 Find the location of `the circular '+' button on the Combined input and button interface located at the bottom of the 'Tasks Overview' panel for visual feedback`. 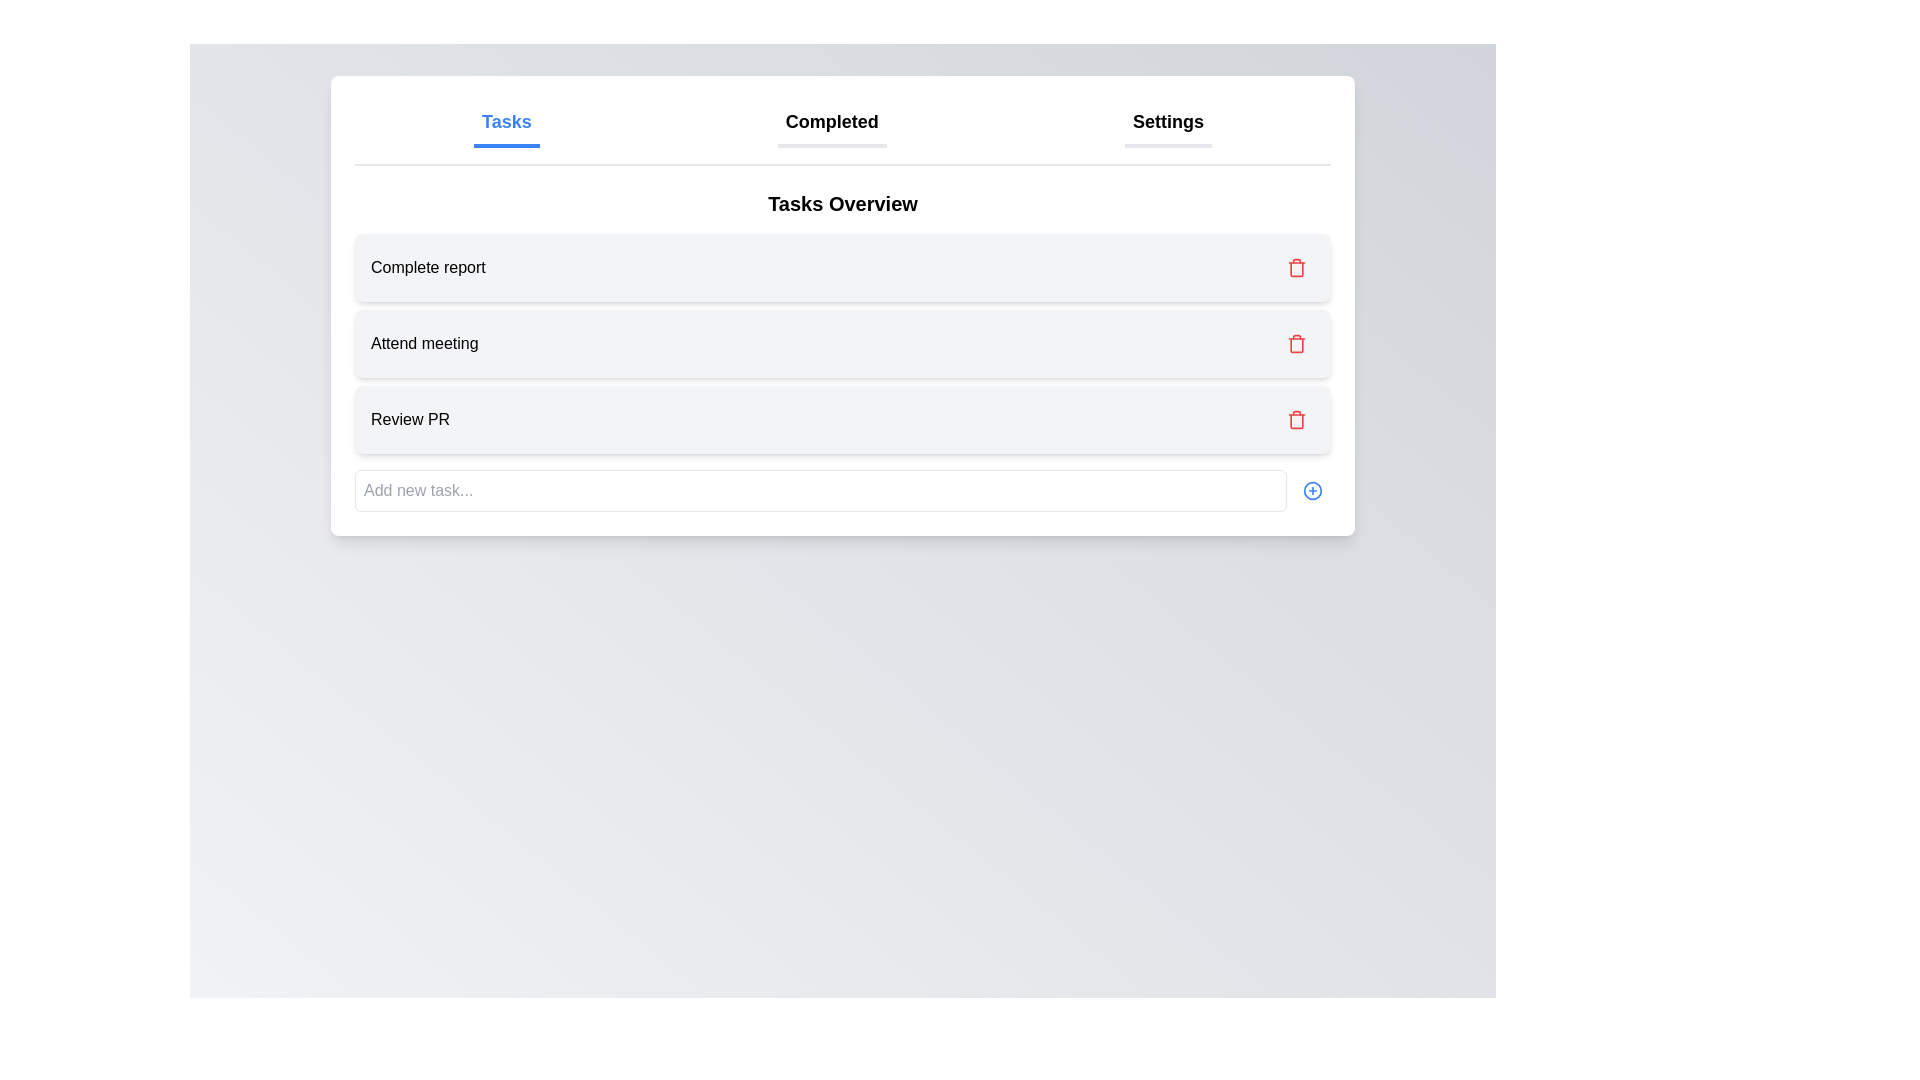

the circular '+' button on the Combined input and button interface located at the bottom of the 'Tasks Overview' panel for visual feedback is located at coordinates (843, 490).